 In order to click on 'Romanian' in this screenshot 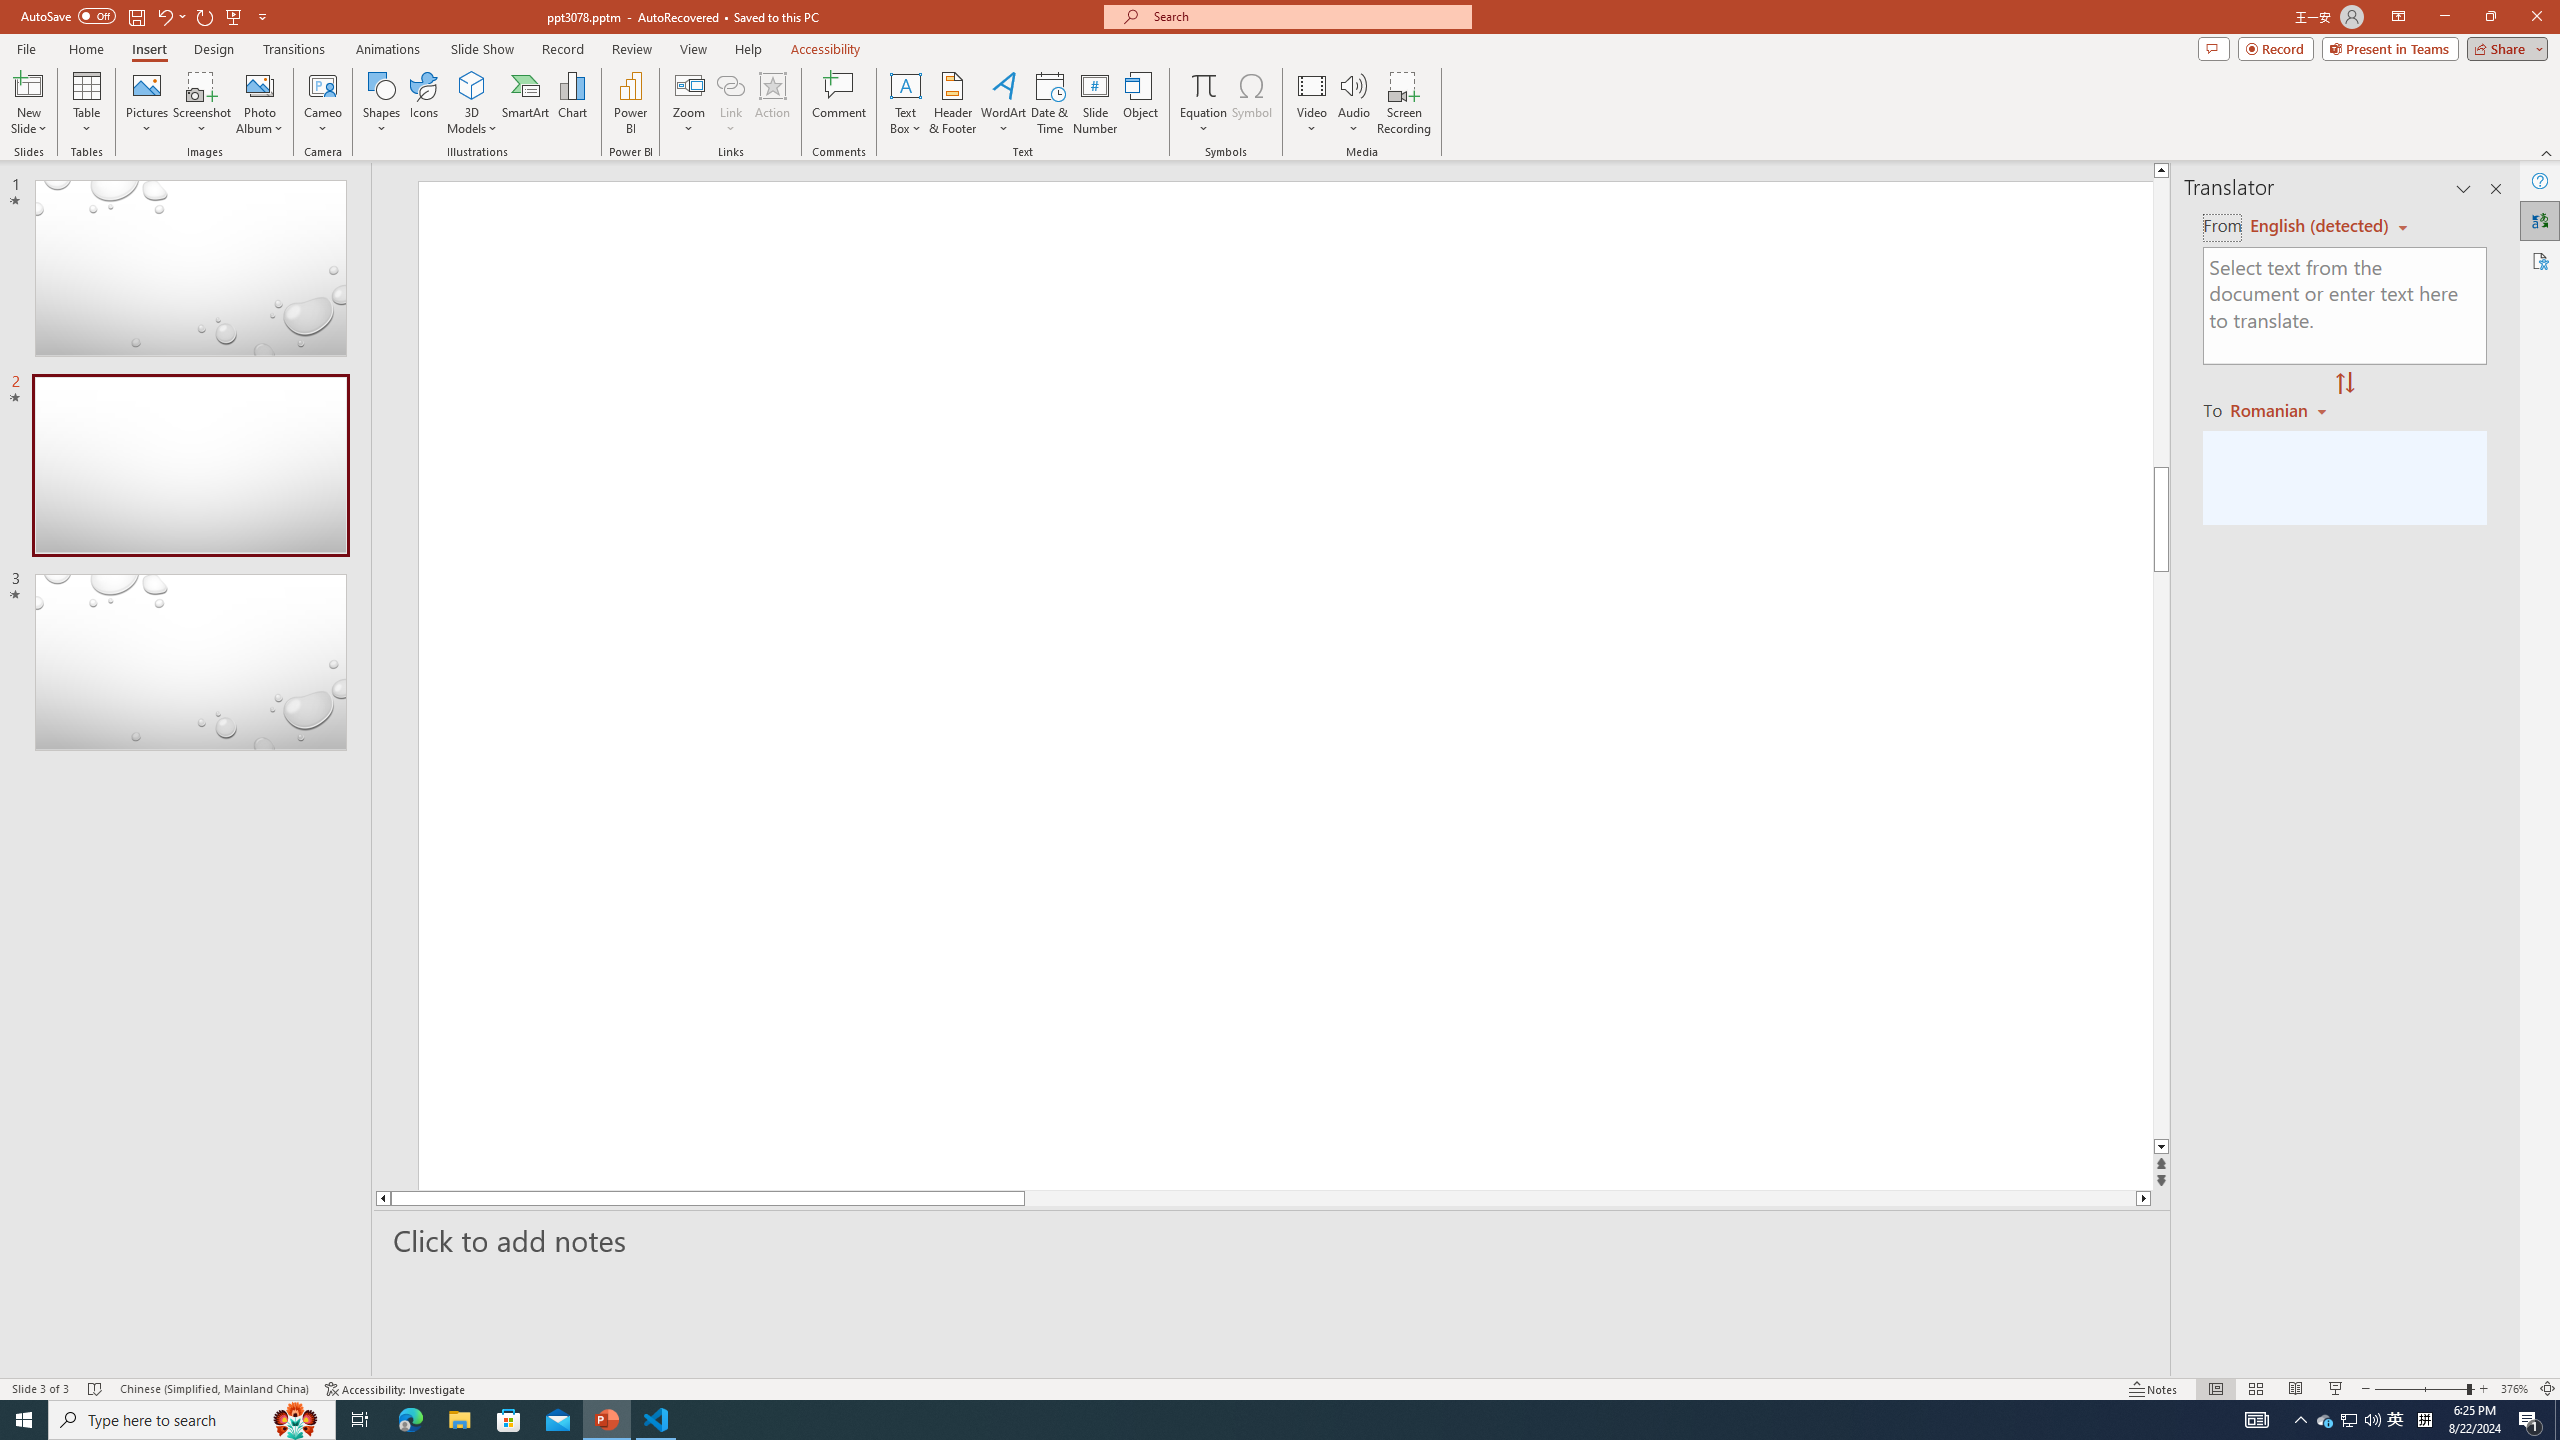, I will do `click(2279, 409)`.